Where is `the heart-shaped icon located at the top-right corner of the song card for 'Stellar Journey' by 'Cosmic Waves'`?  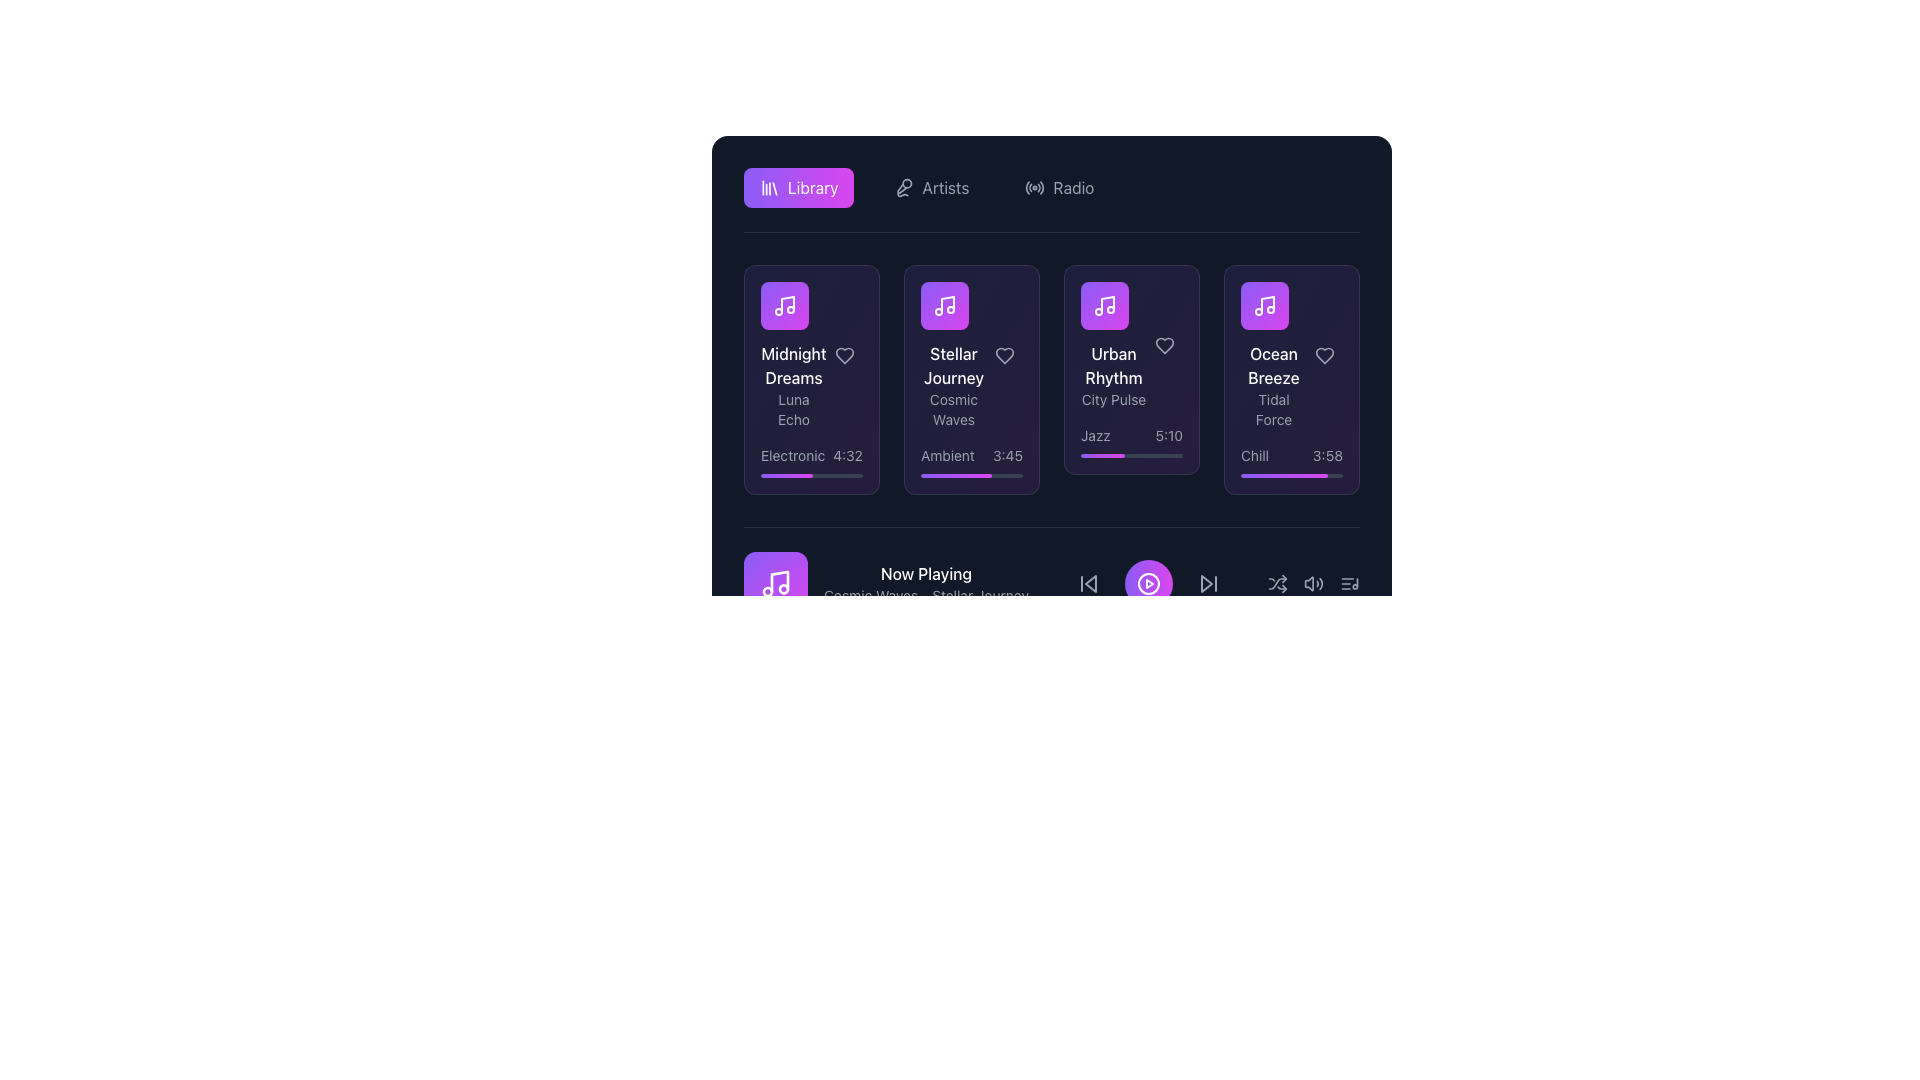 the heart-shaped icon located at the top-right corner of the song card for 'Stellar Journey' by 'Cosmic Waves' is located at coordinates (1004, 354).